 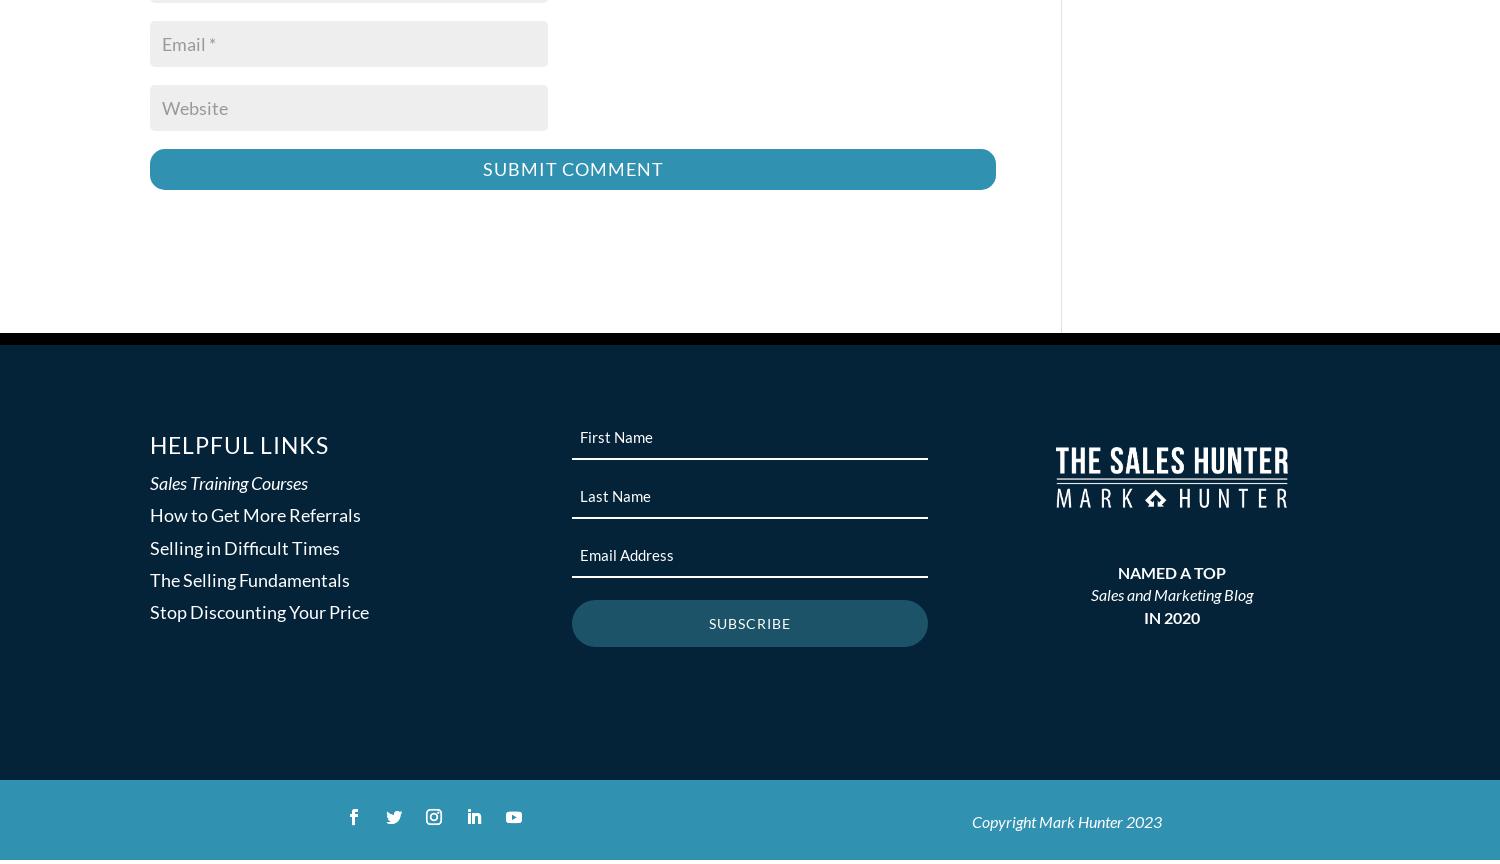 I want to click on 'Helpful Links', so click(x=238, y=444).